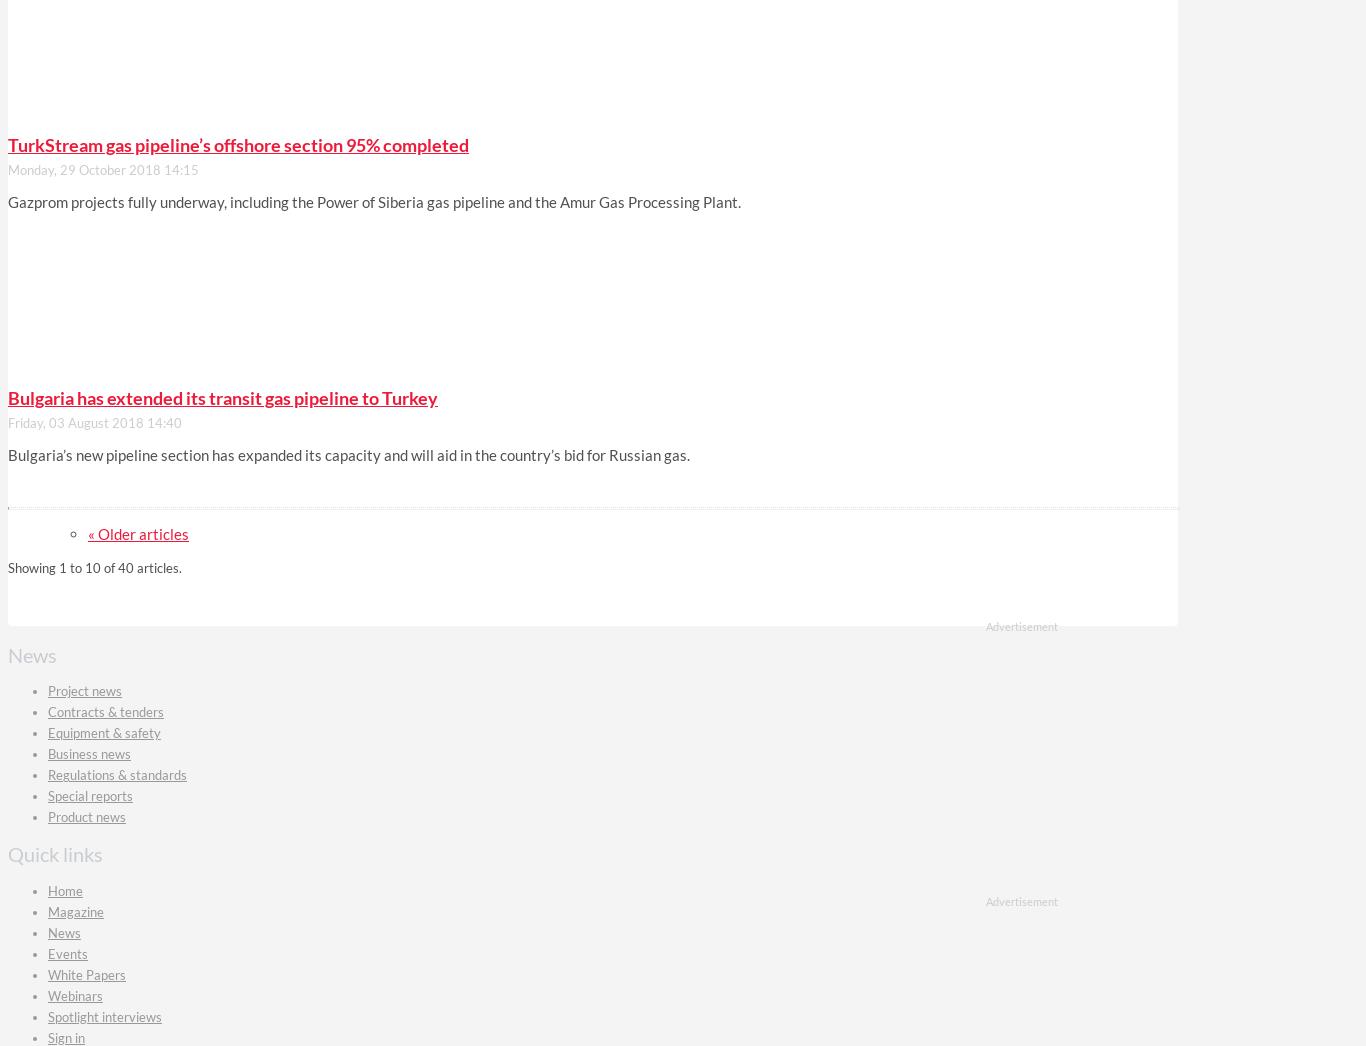 This screenshot has width=1366, height=1046. I want to click on 'Product news', so click(87, 817).